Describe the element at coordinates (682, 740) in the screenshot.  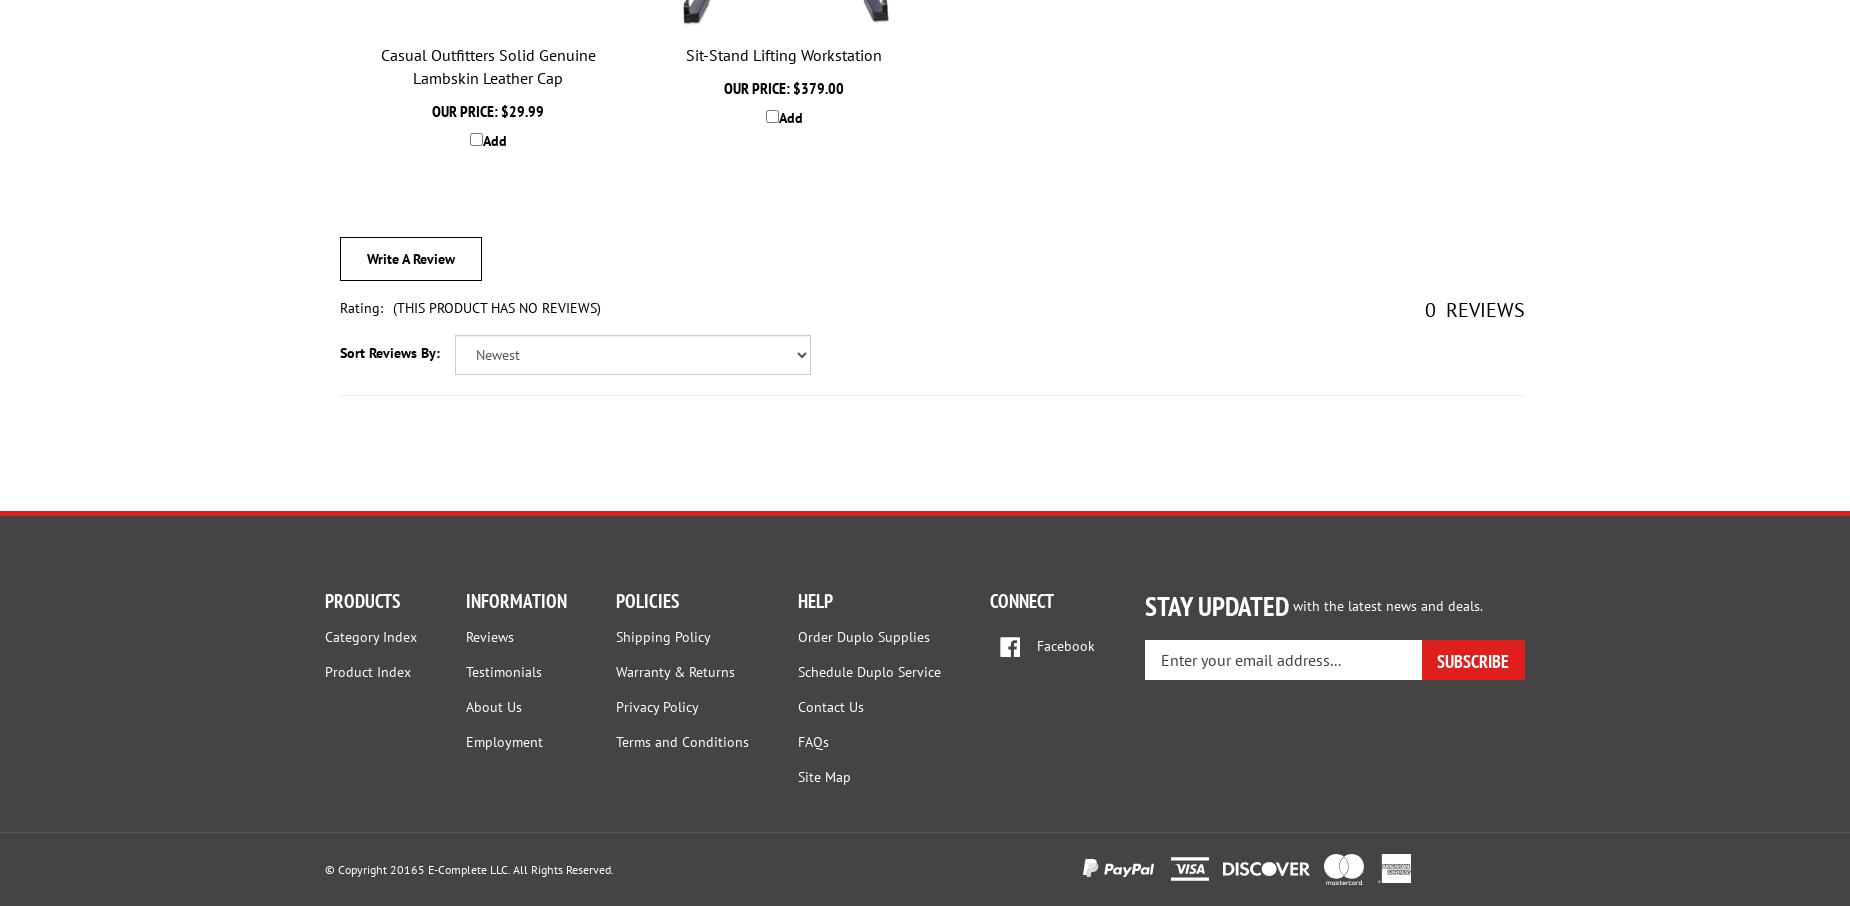
I see `'Terms and Conditions'` at that location.